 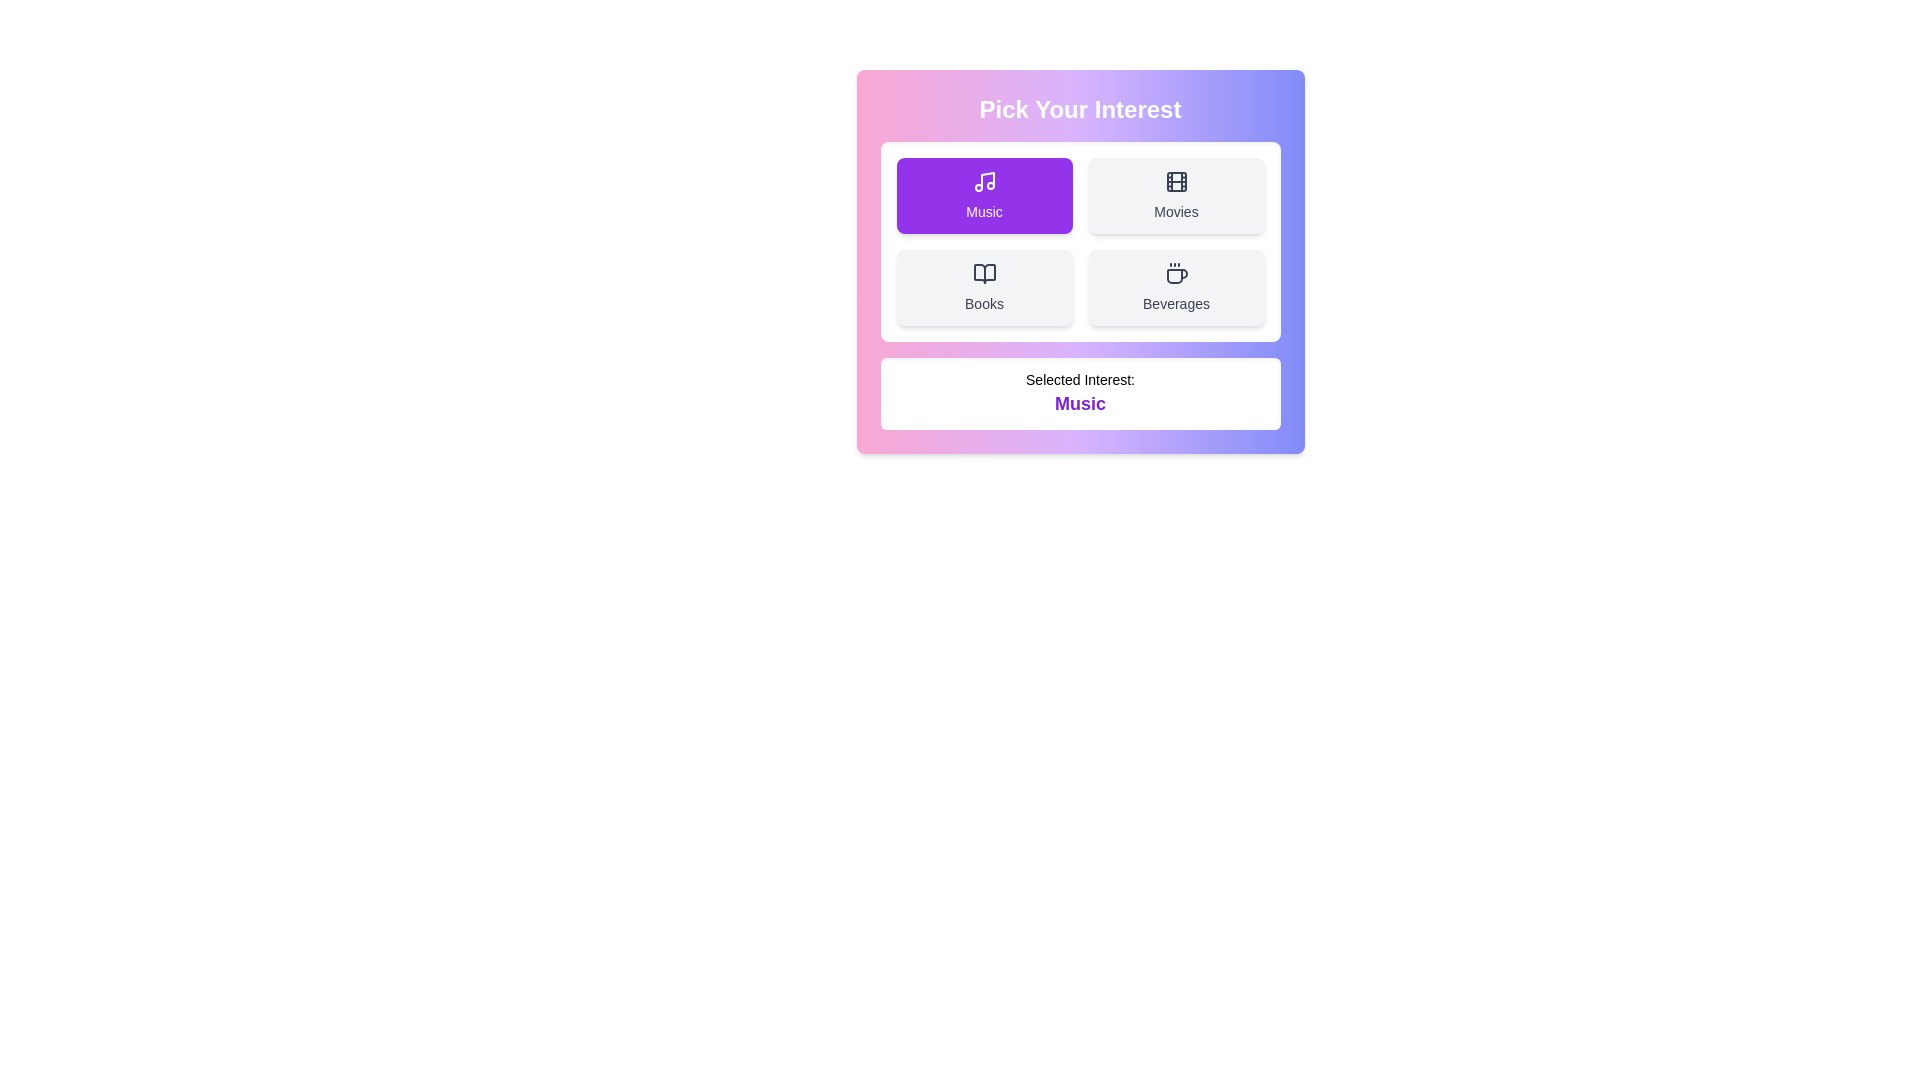 What do you see at coordinates (984, 288) in the screenshot?
I see `the button corresponding to the interest Books` at bounding box center [984, 288].